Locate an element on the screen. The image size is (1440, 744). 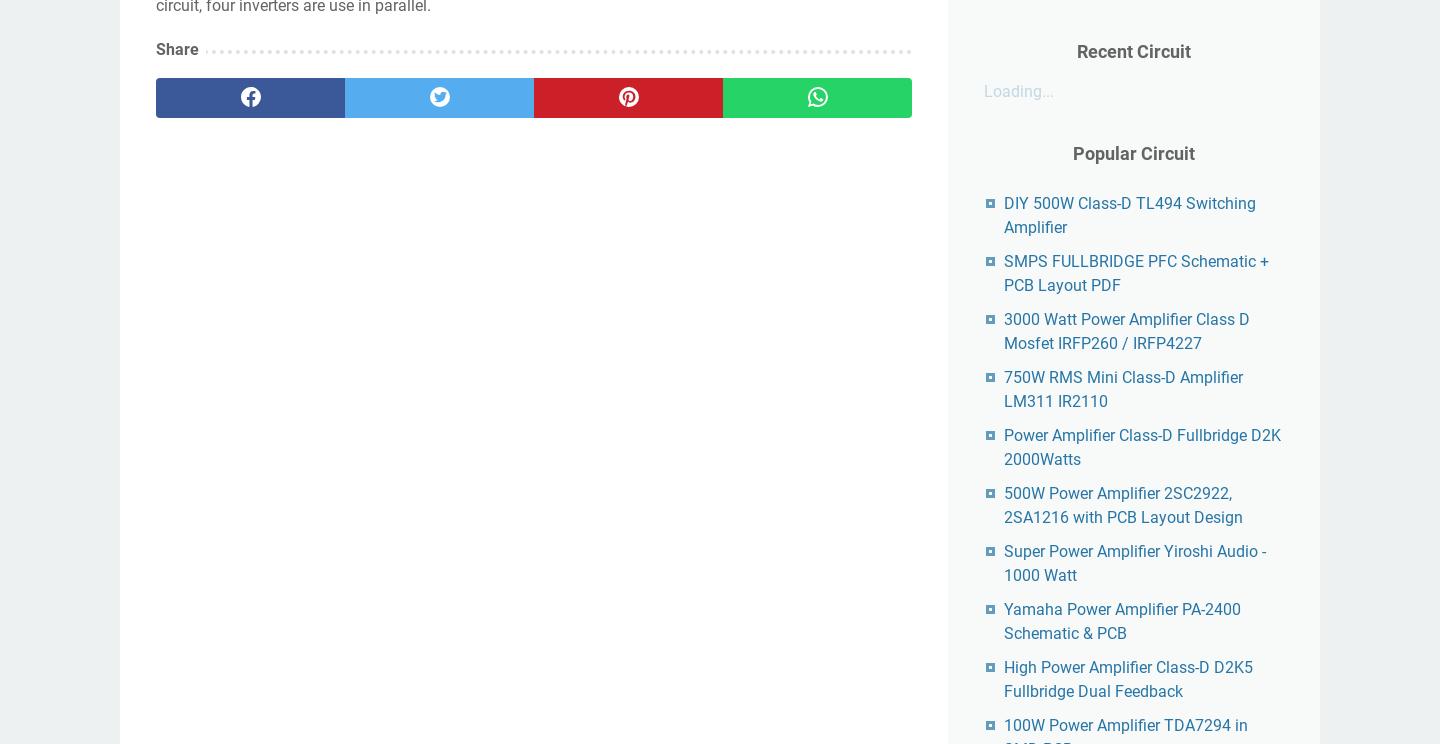
'Recent Circuit' is located at coordinates (1133, 50).